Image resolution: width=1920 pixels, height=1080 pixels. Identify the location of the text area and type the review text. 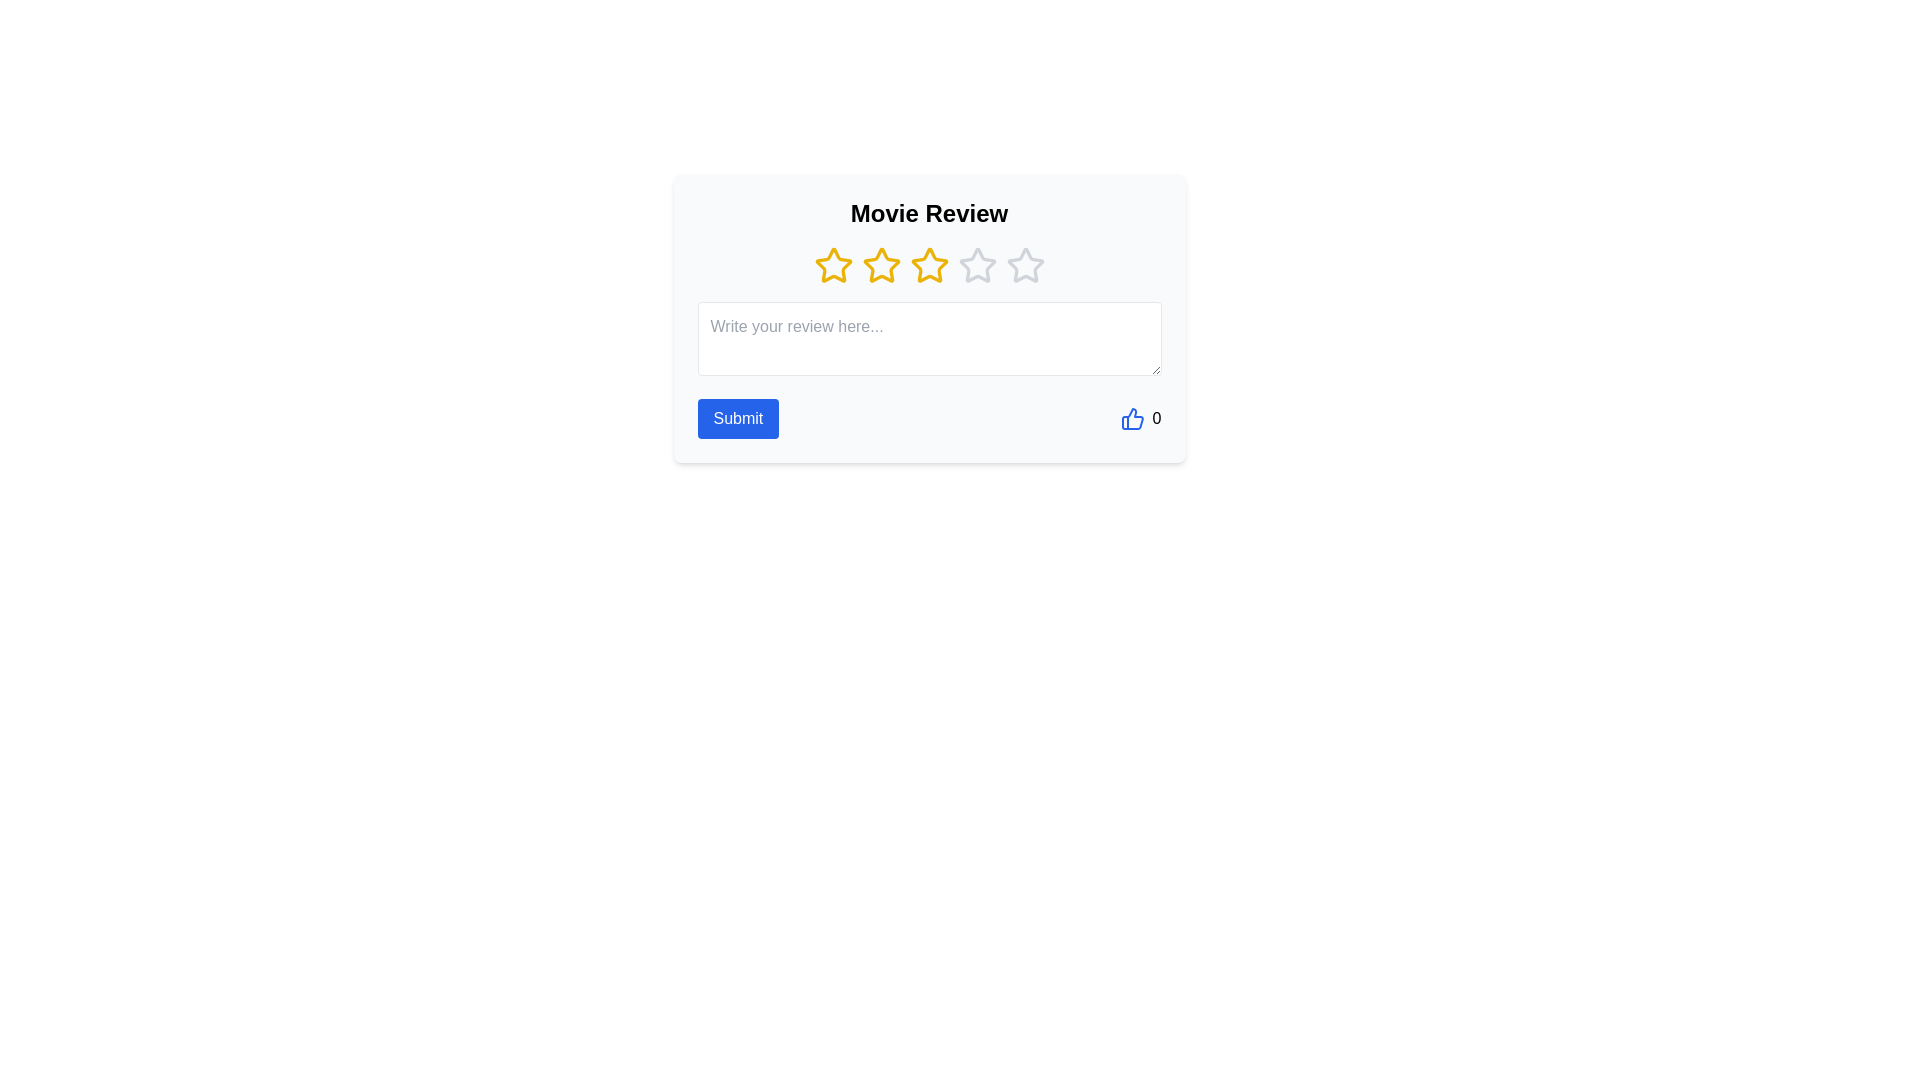
(928, 338).